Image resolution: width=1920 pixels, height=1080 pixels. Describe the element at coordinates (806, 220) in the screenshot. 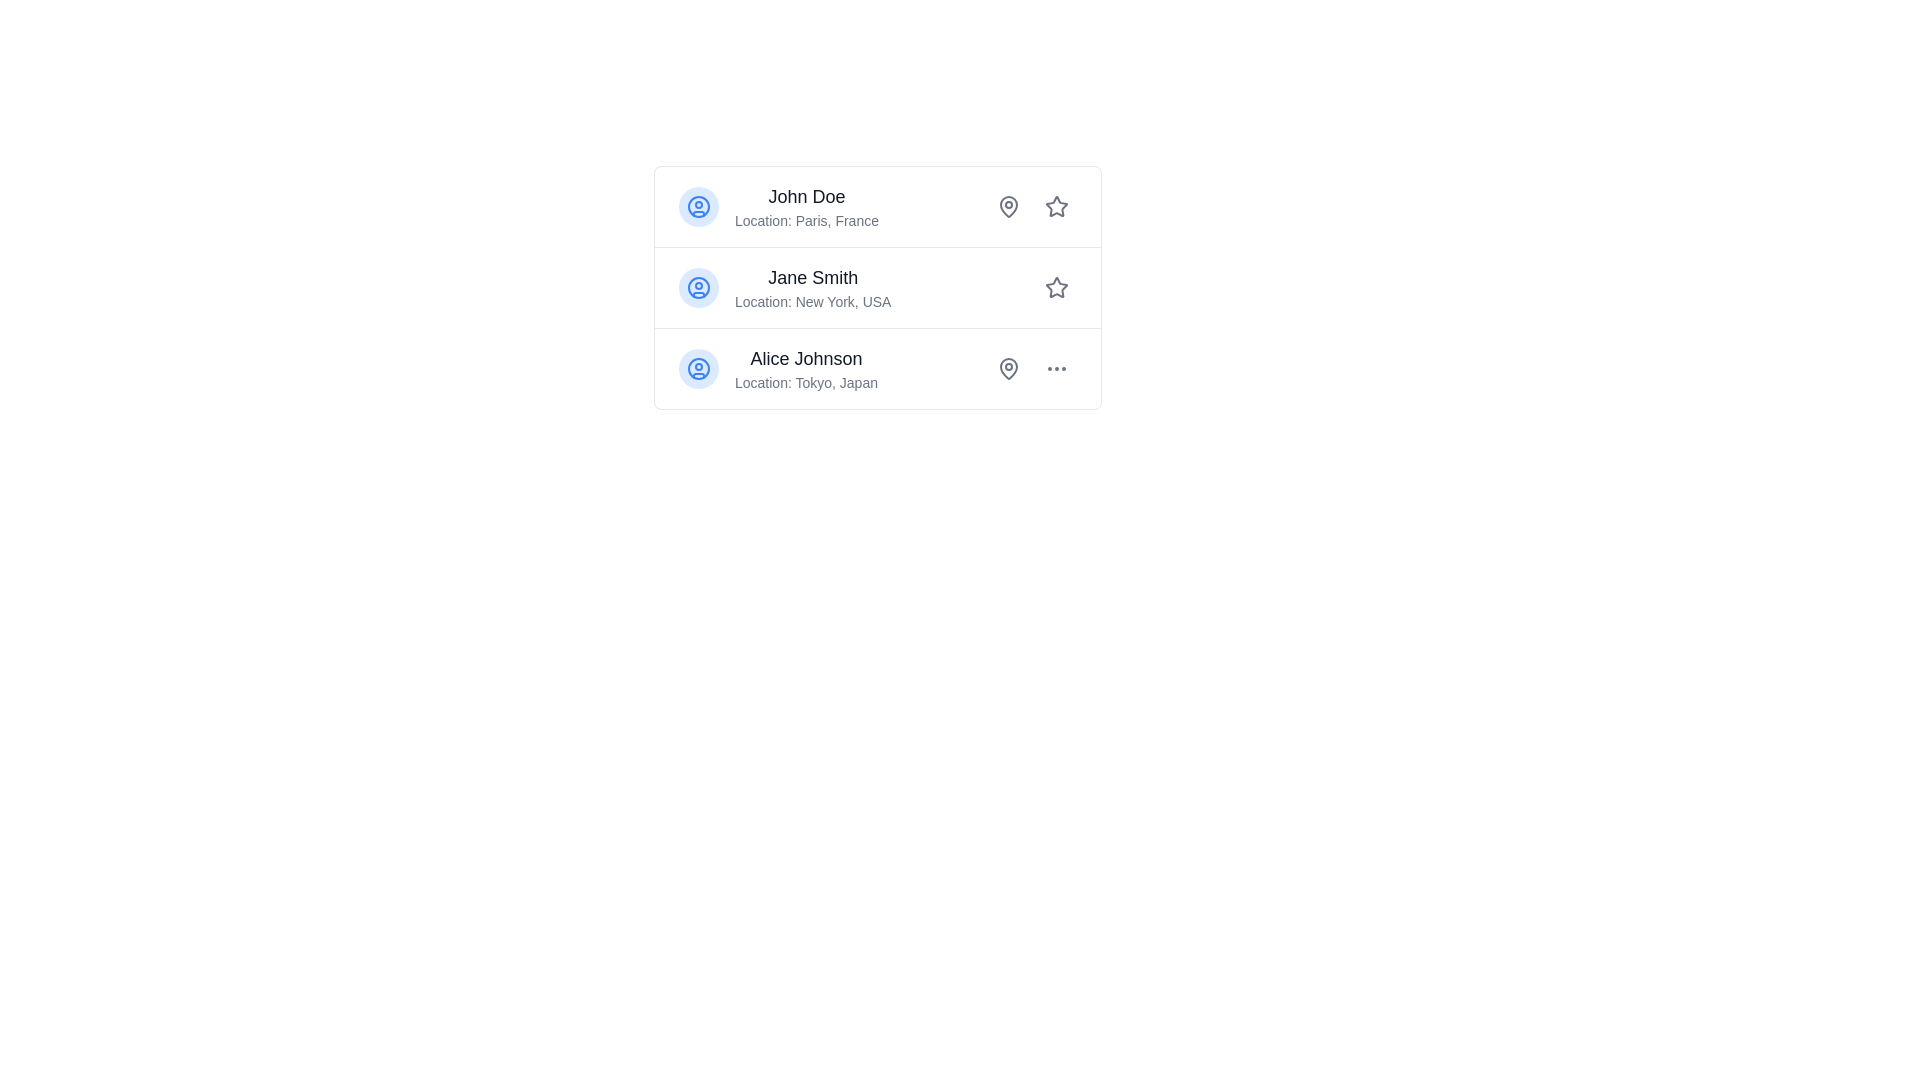

I see `the text label displaying 'Location: Paris, France', which is situated below the 'John Doe' label in the top-left section of the UI` at that location.